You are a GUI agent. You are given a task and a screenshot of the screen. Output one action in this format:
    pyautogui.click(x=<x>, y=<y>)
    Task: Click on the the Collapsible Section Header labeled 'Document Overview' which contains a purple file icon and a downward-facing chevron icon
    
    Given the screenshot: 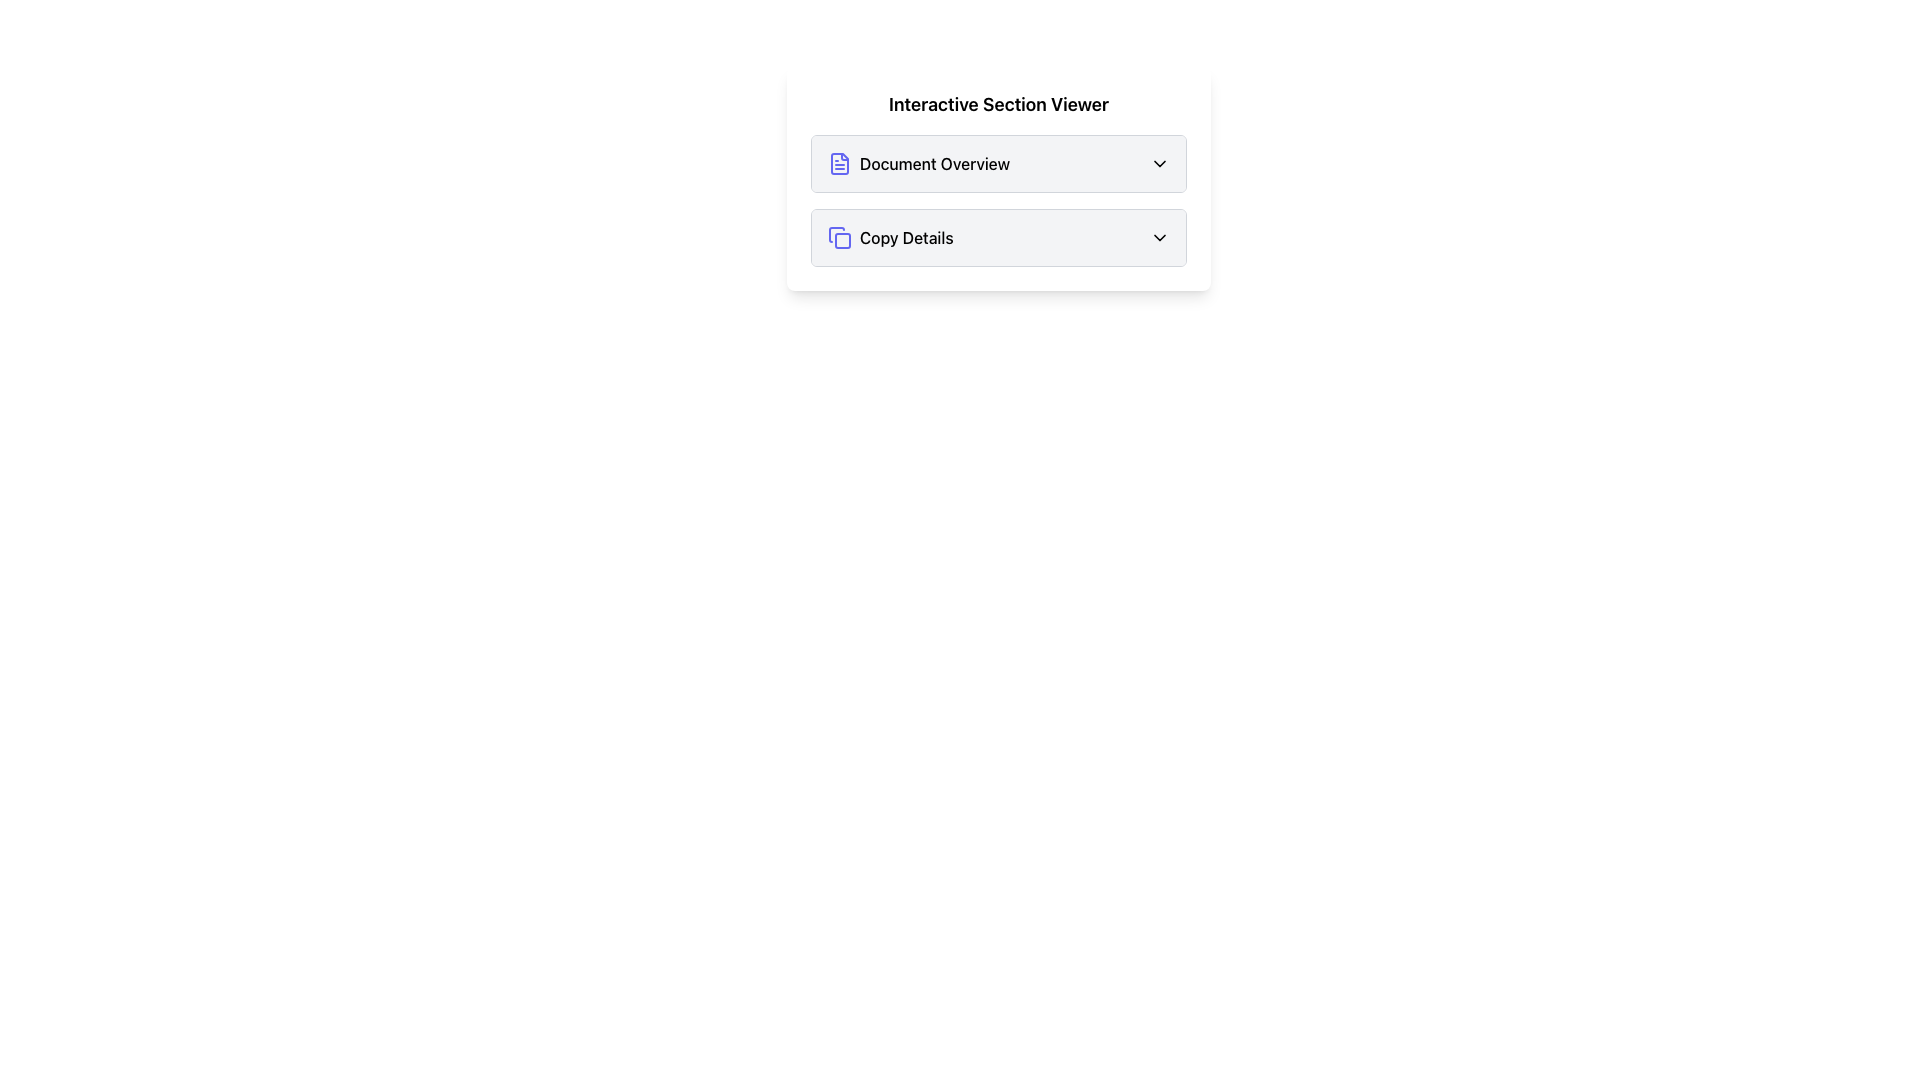 What is the action you would take?
    pyautogui.click(x=998, y=163)
    